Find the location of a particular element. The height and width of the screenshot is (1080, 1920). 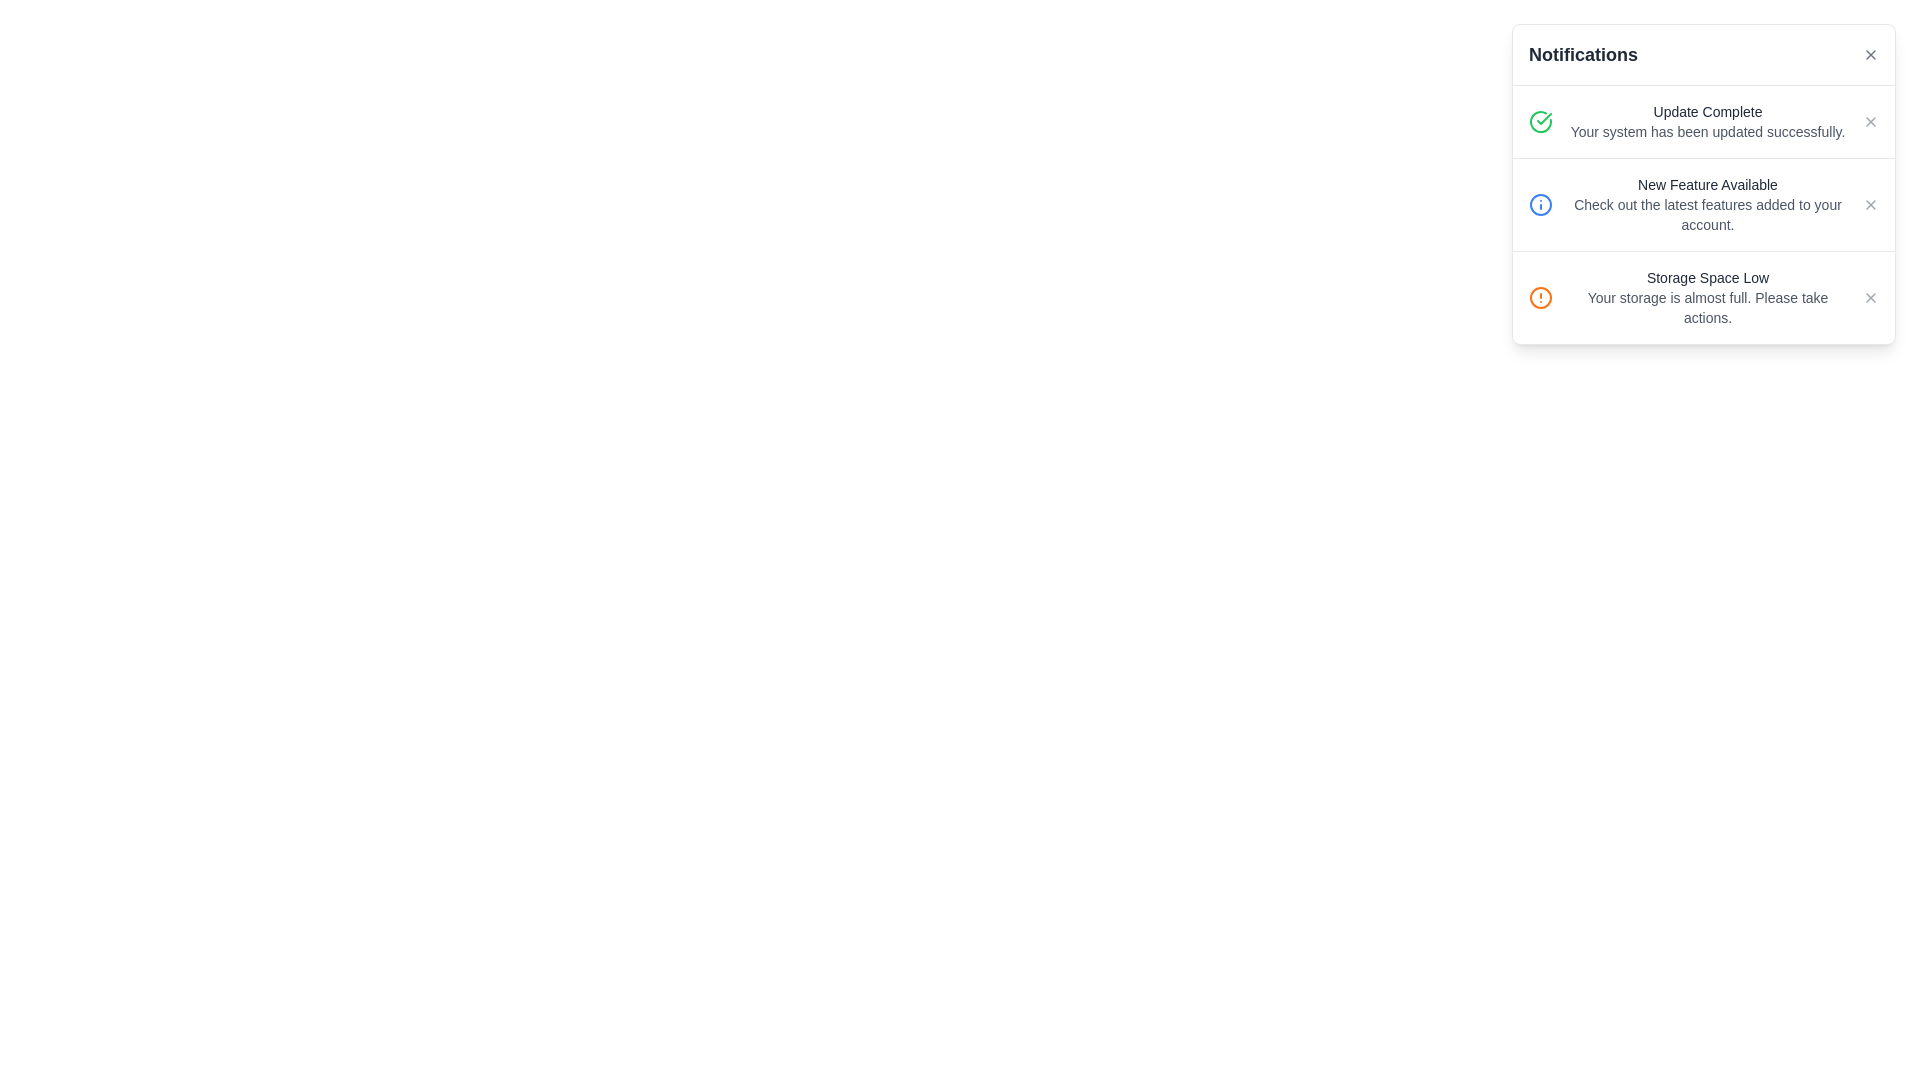

the second notification in the vertical list of notifications, which informs the user about new features added to their account is located at coordinates (1707, 204).